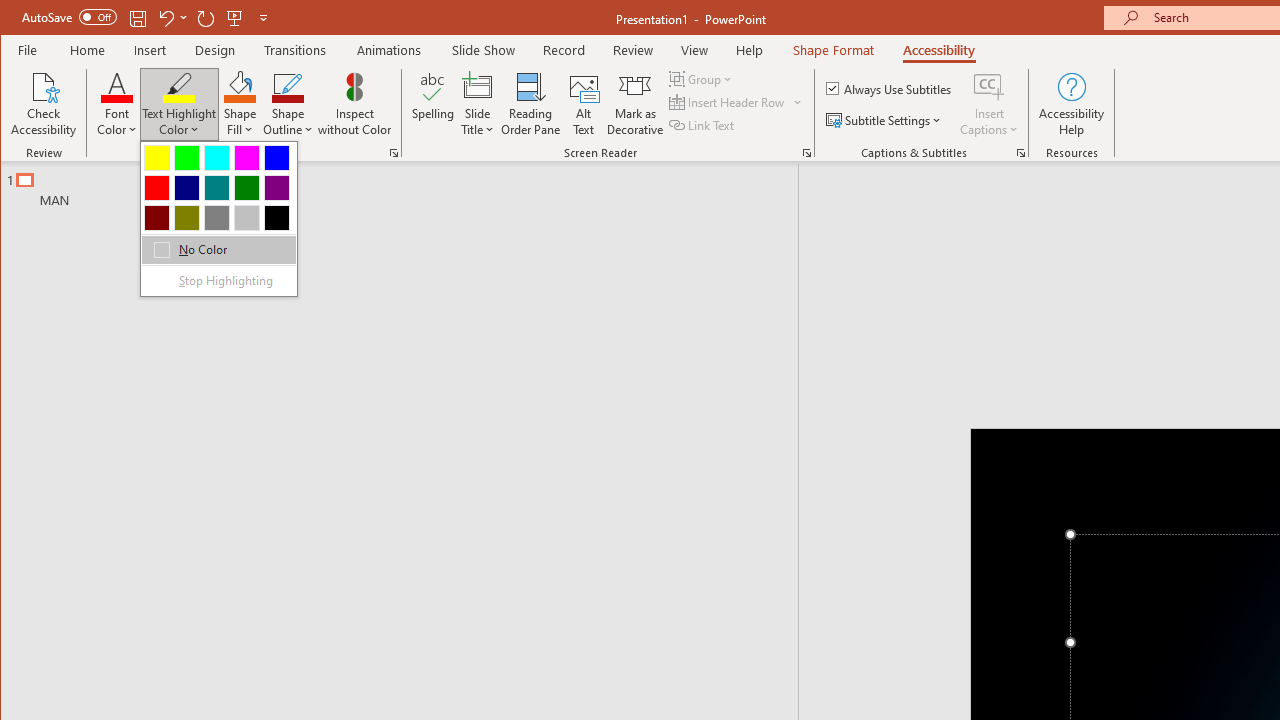  What do you see at coordinates (989, 104) in the screenshot?
I see `'Insert Captions'` at bounding box center [989, 104].